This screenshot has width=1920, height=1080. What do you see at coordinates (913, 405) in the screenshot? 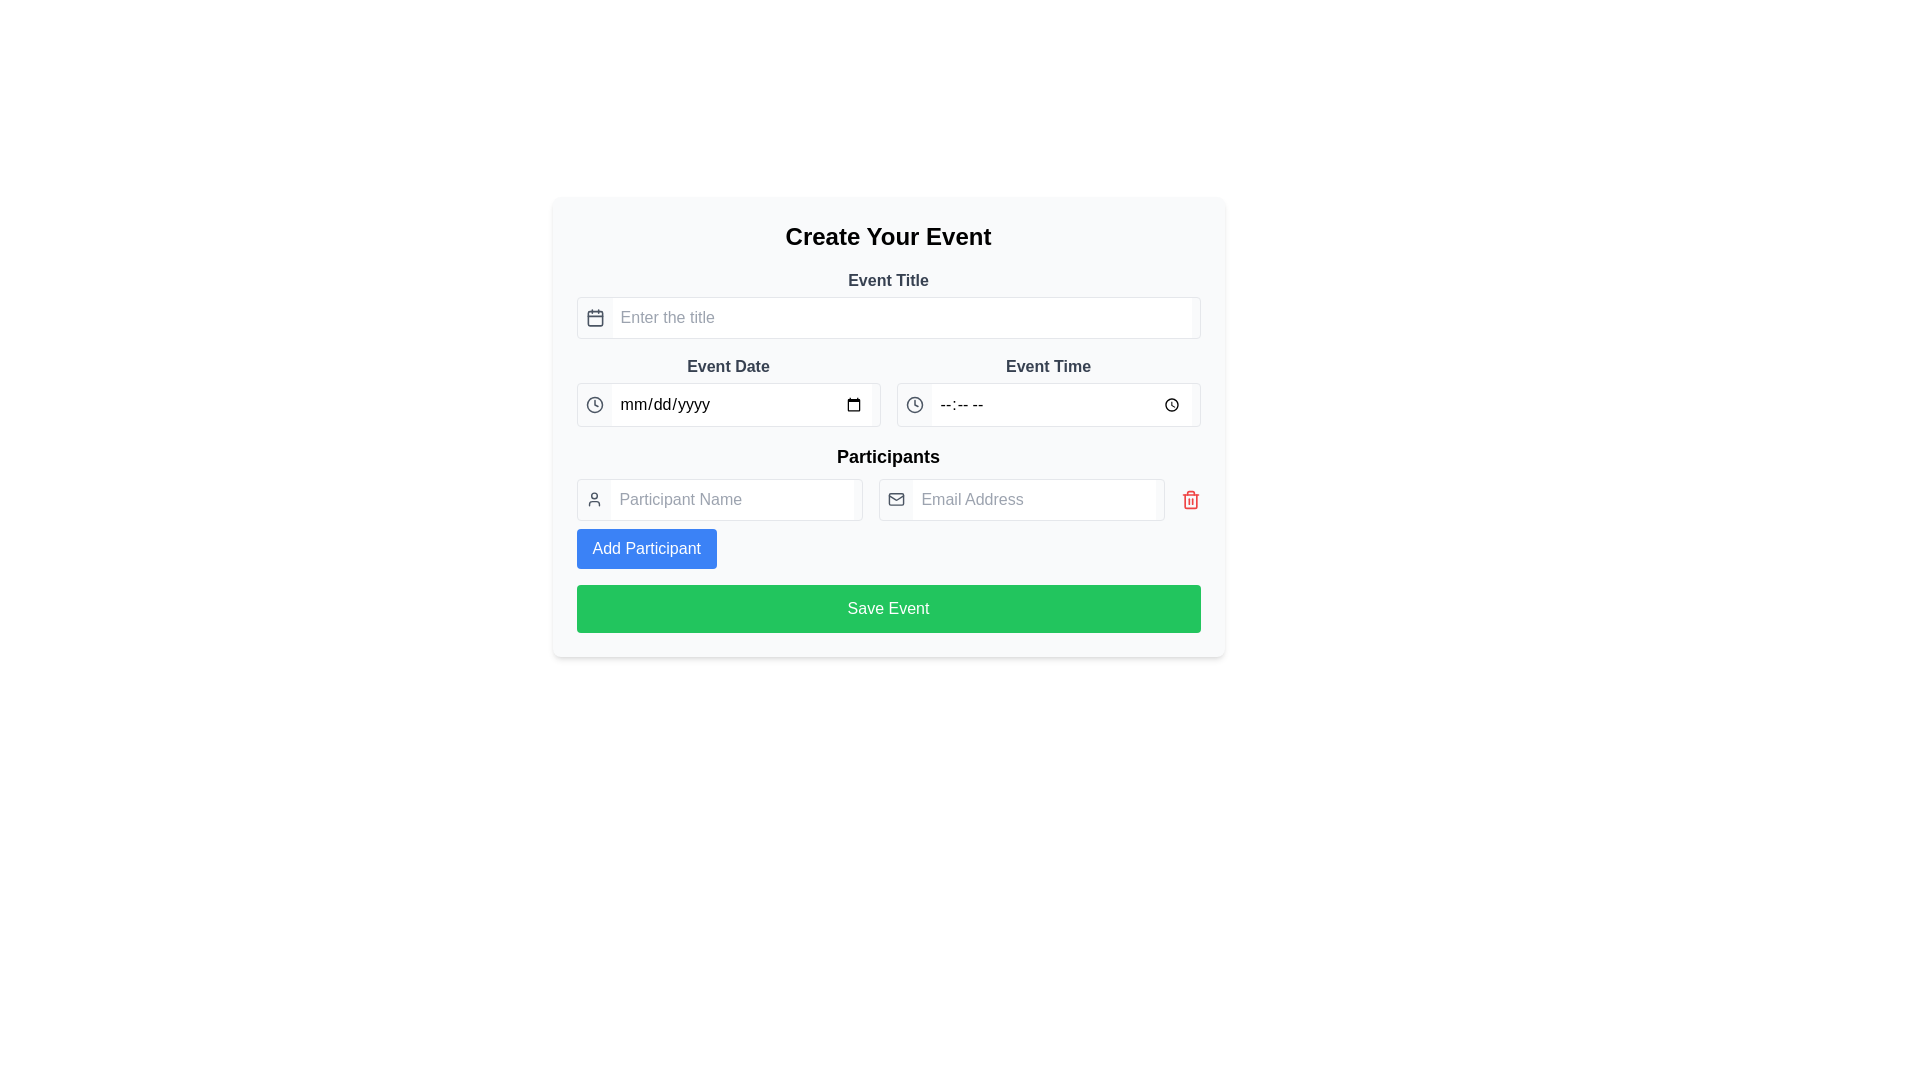
I see `the circular shape graphic that serves as the outer boundary of the clock icon in the 'Create Your Event' interface` at bounding box center [913, 405].